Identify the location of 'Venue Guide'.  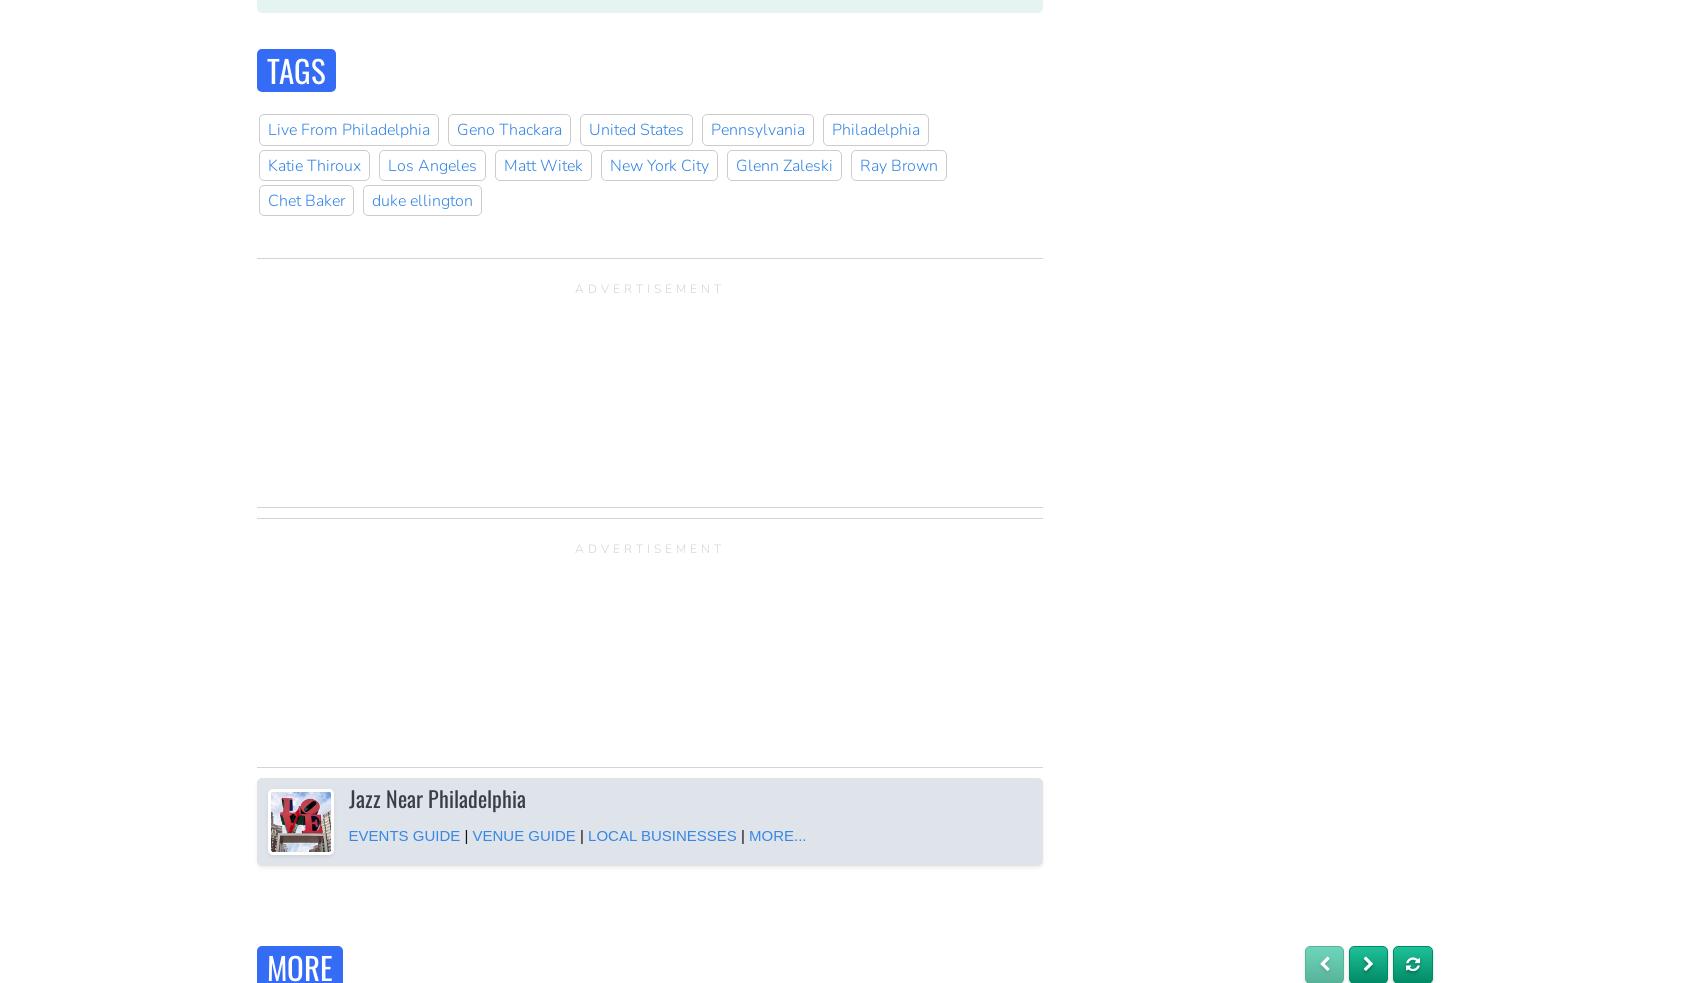
(472, 835).